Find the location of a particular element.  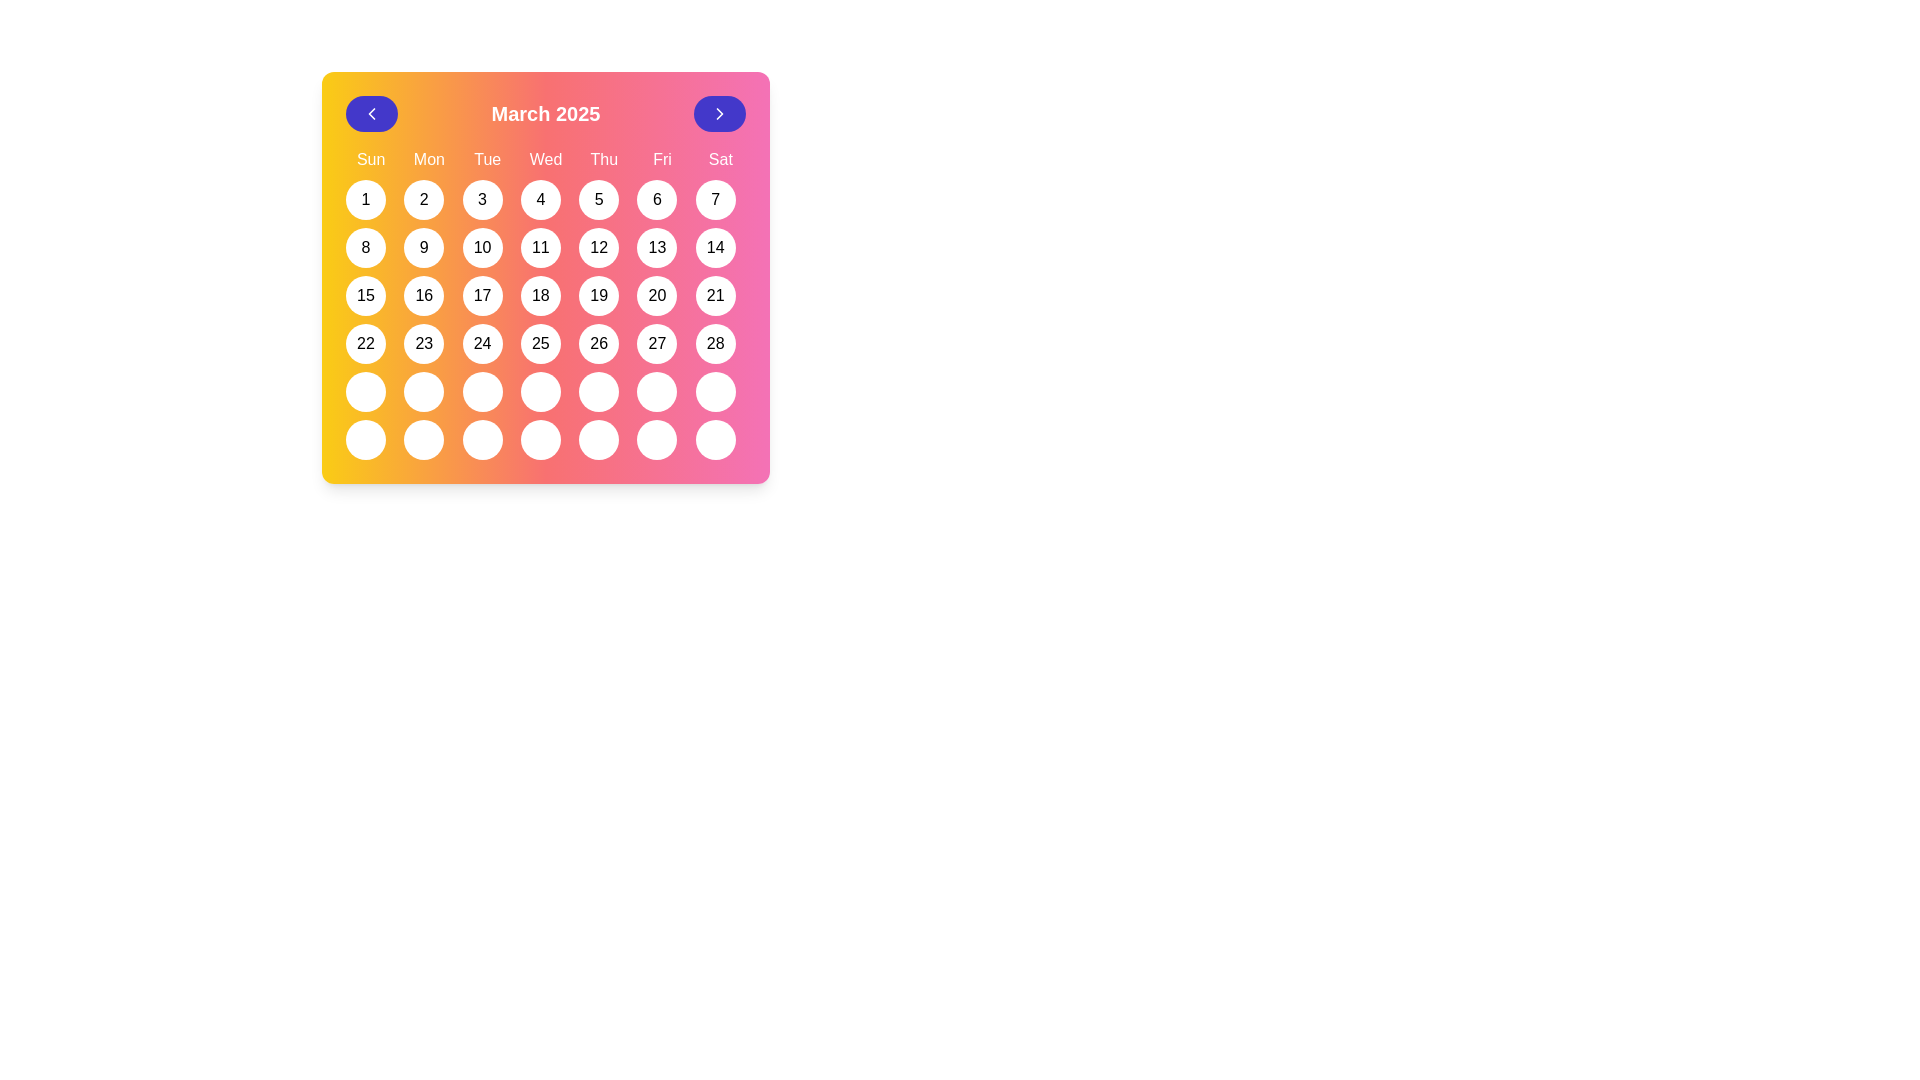

the circular button displaying the number '11' located in the fourth column and third row of the calendar grid is located at coordinates (540, 246).